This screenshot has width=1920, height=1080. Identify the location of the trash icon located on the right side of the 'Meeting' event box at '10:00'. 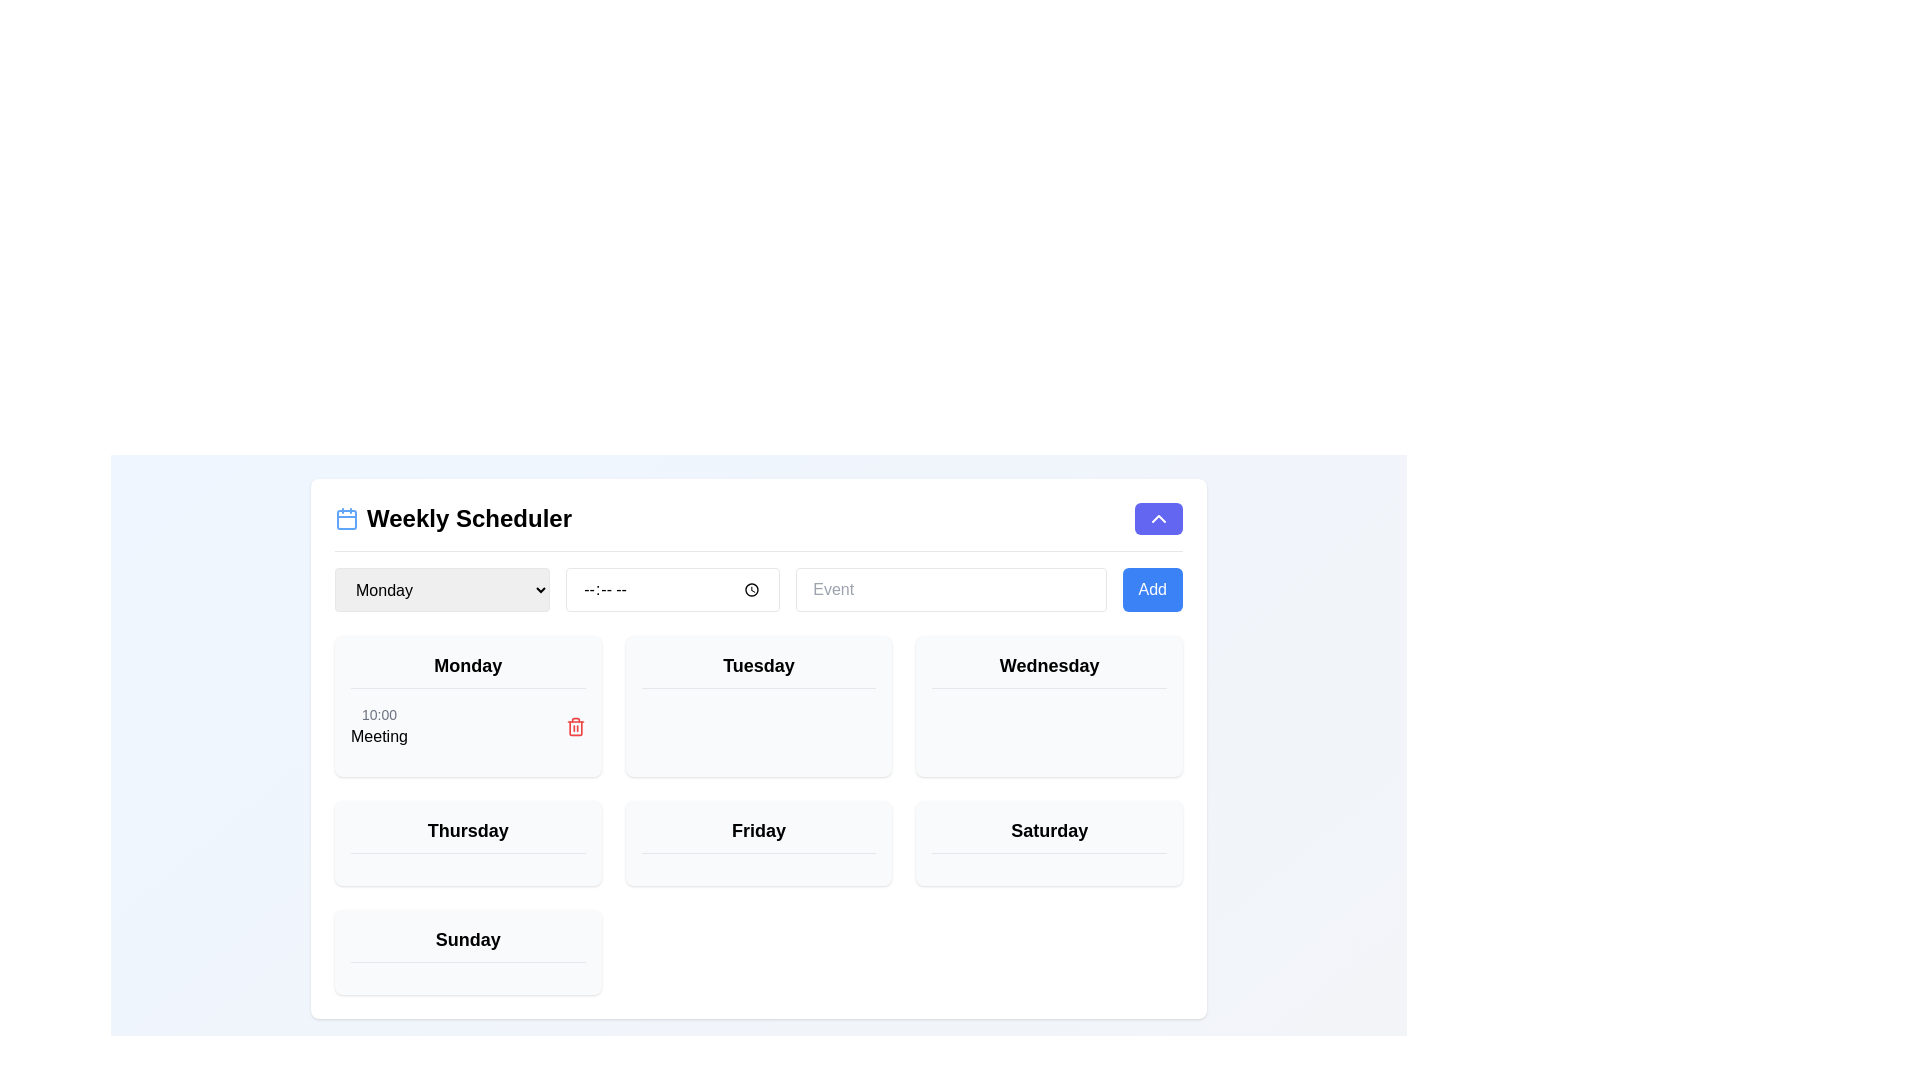
(574, 726).